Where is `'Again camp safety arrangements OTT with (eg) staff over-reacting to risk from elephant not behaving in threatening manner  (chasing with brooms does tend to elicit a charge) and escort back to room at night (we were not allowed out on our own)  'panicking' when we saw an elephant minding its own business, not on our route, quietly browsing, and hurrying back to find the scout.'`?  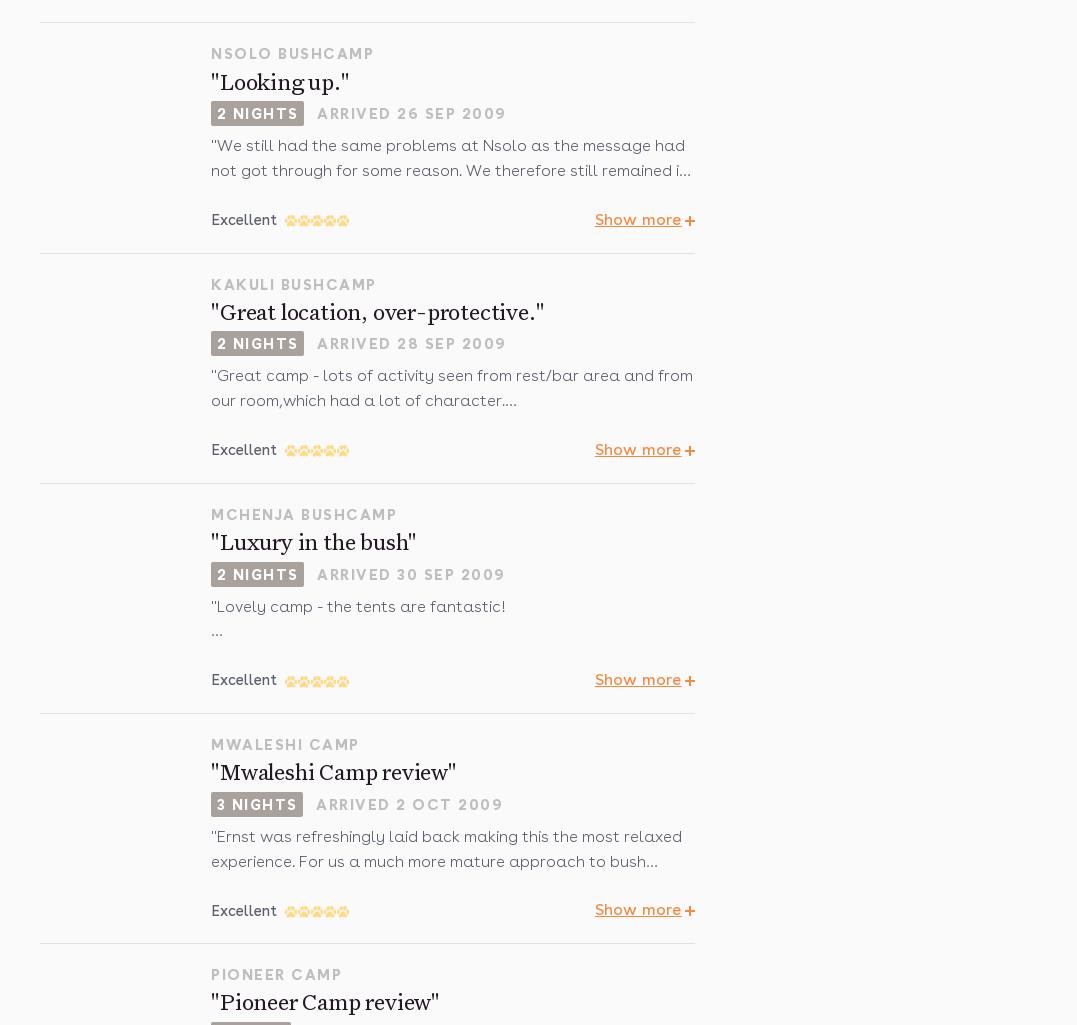
'Again camp safety arrangements OTT with (eg) staff over-reacting to risk from elephant not behaving in threatening manner  (chasing with brooms does tend to elicit a charge) and escort back to room at night (we were not allowed out on our own)  'panicking' when we saw an elephant minding its own business, not on our route, quietly browsing, and hurrying back to find the scout.' is located at coordinates (447, 522).